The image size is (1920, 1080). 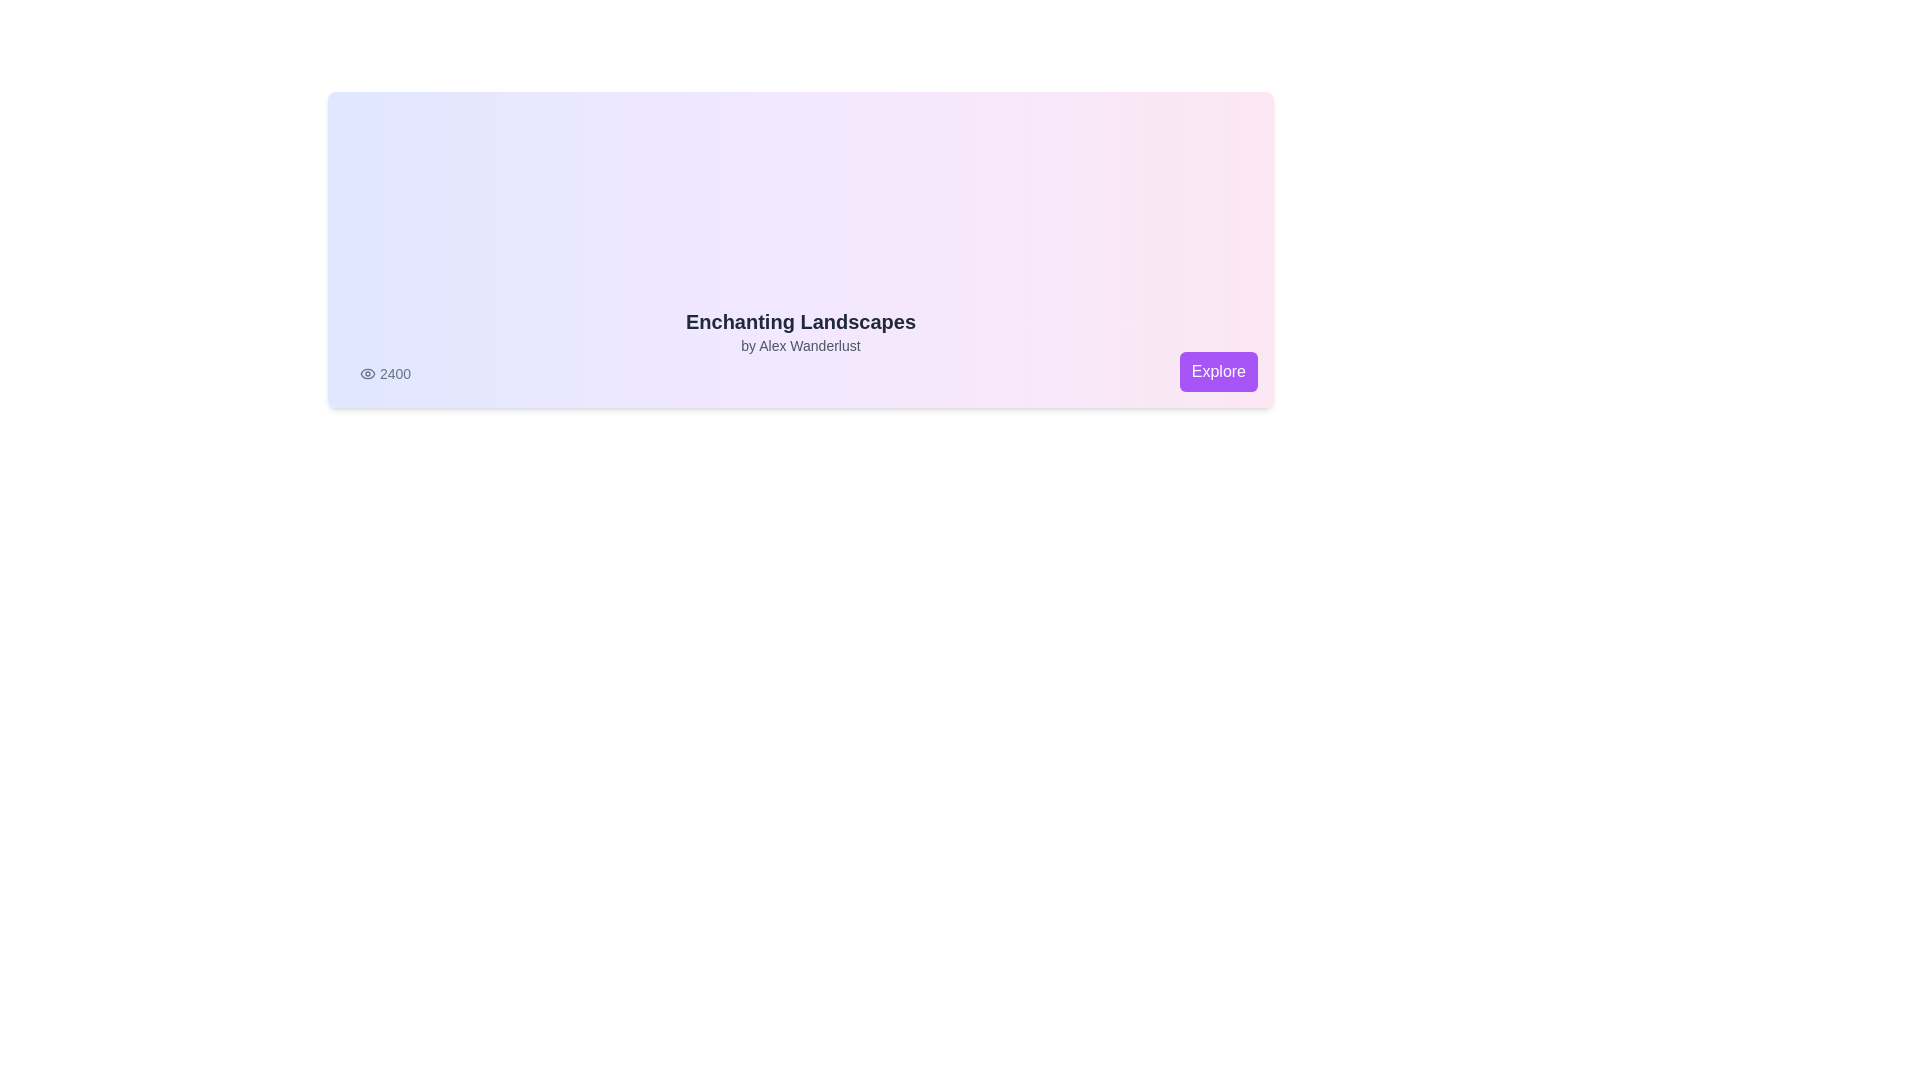 What do you see at coordinates (1233, 374) in the screenshot?
I see `the text display element showing the number '16', which likely indicates a count of messages or comments, positioned to the right of a chat bubble icon` at bounding box center [1233, 374].